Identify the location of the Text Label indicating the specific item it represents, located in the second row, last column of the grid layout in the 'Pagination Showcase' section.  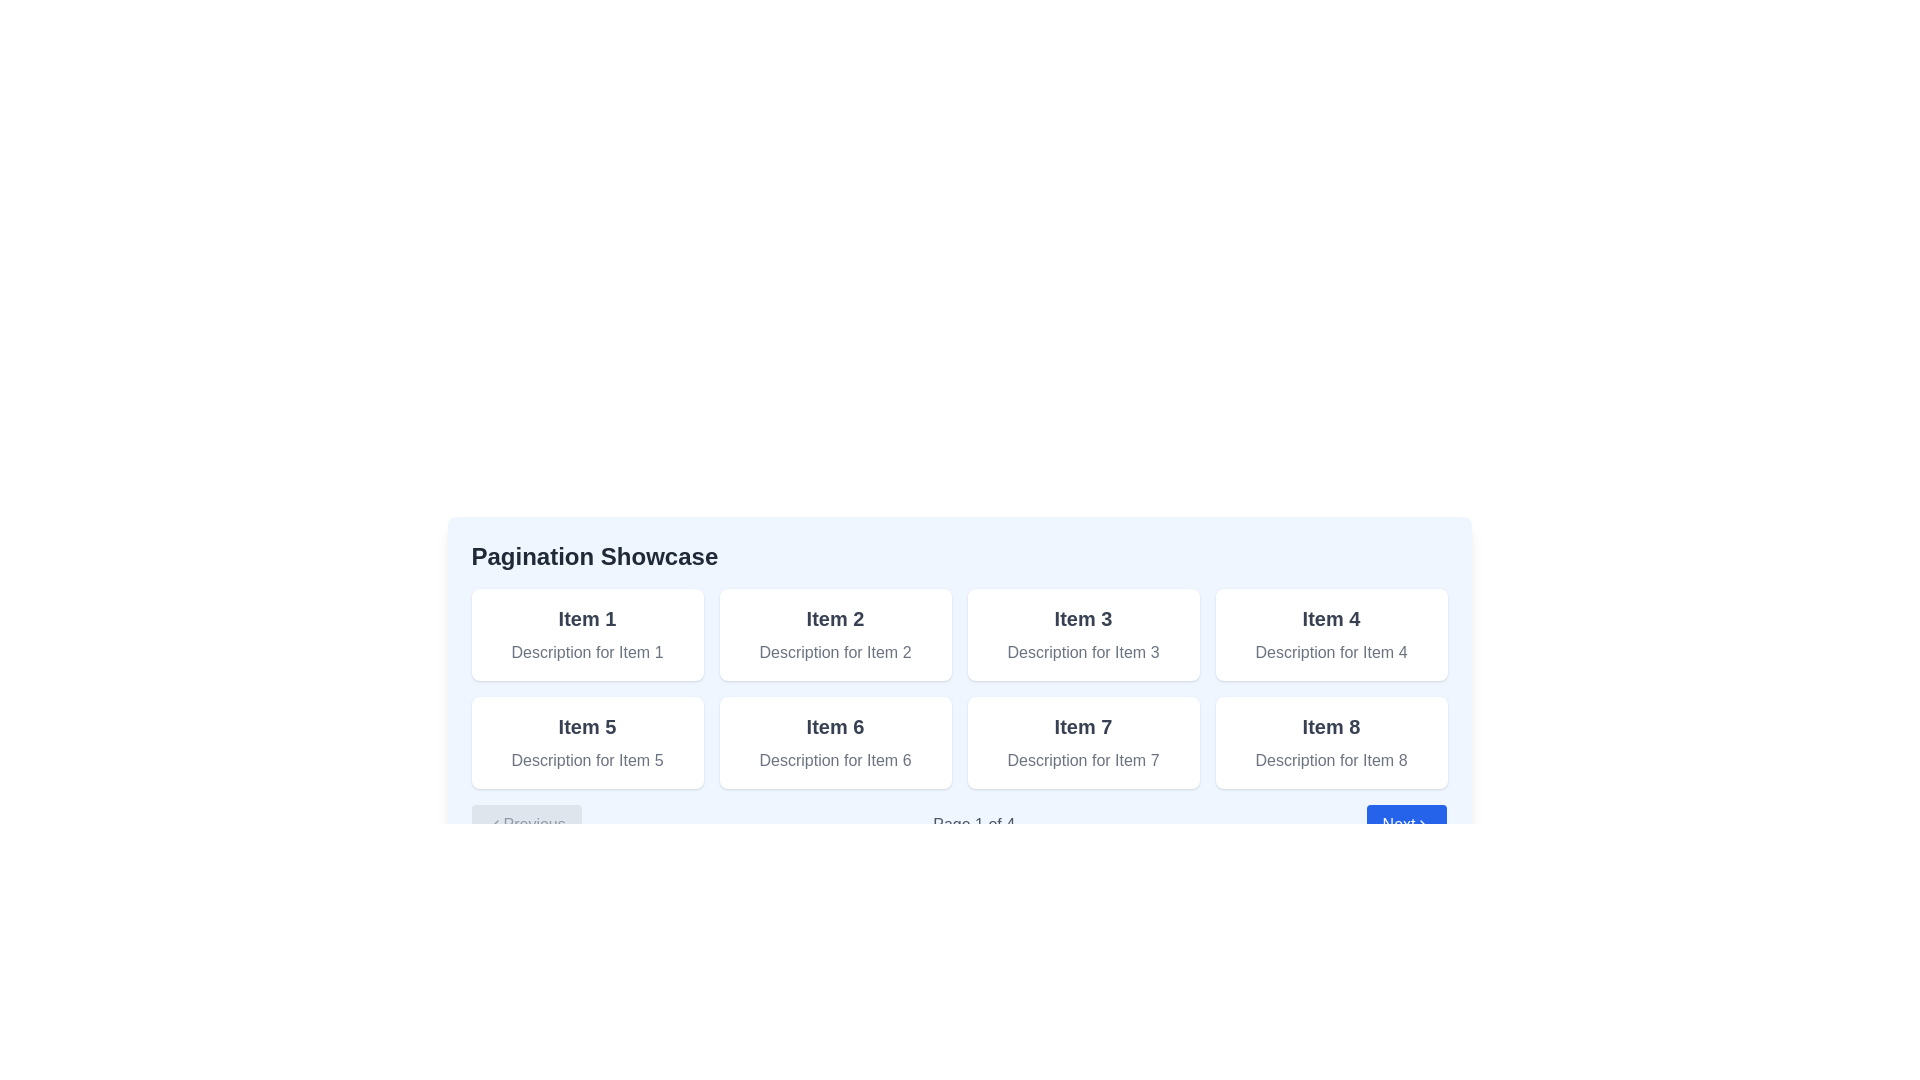
(1331, 726).